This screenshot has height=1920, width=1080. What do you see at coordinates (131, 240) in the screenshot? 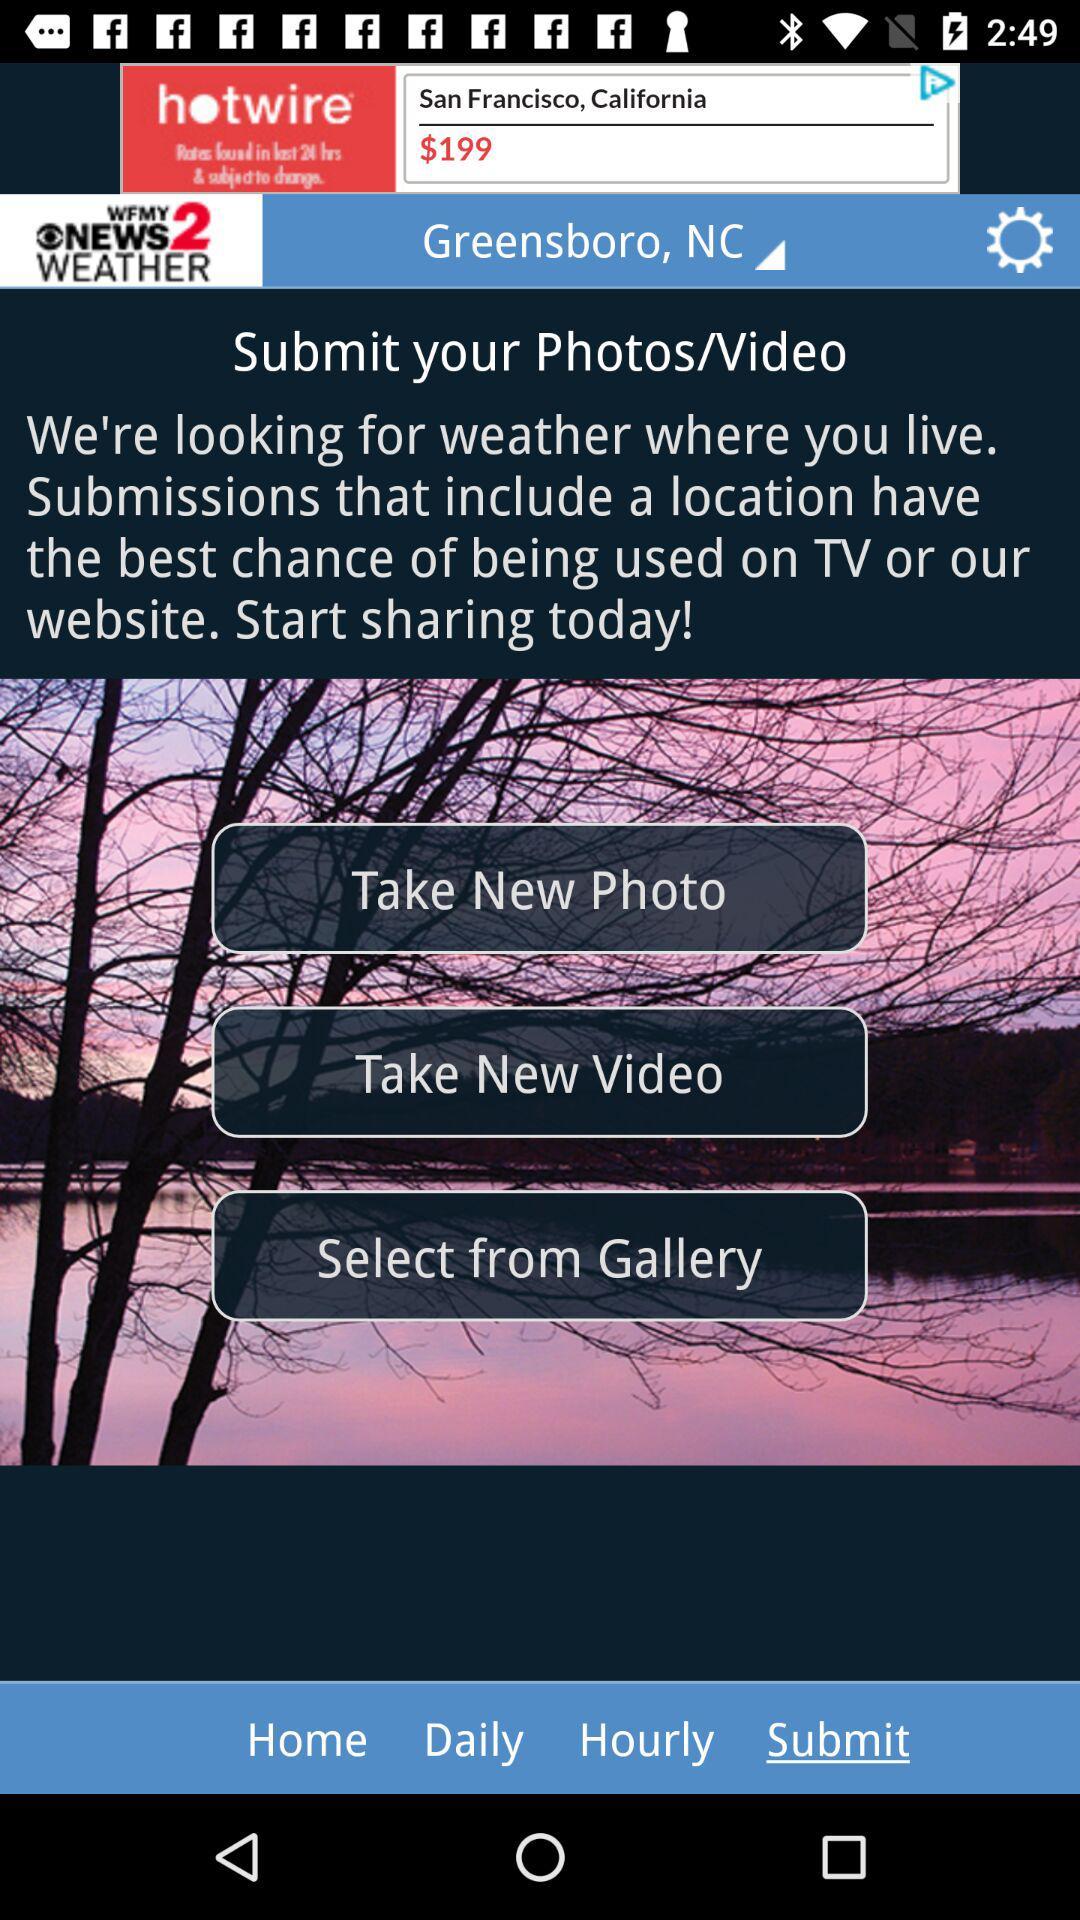
I see `weather report` at bounding box center [131, 240].